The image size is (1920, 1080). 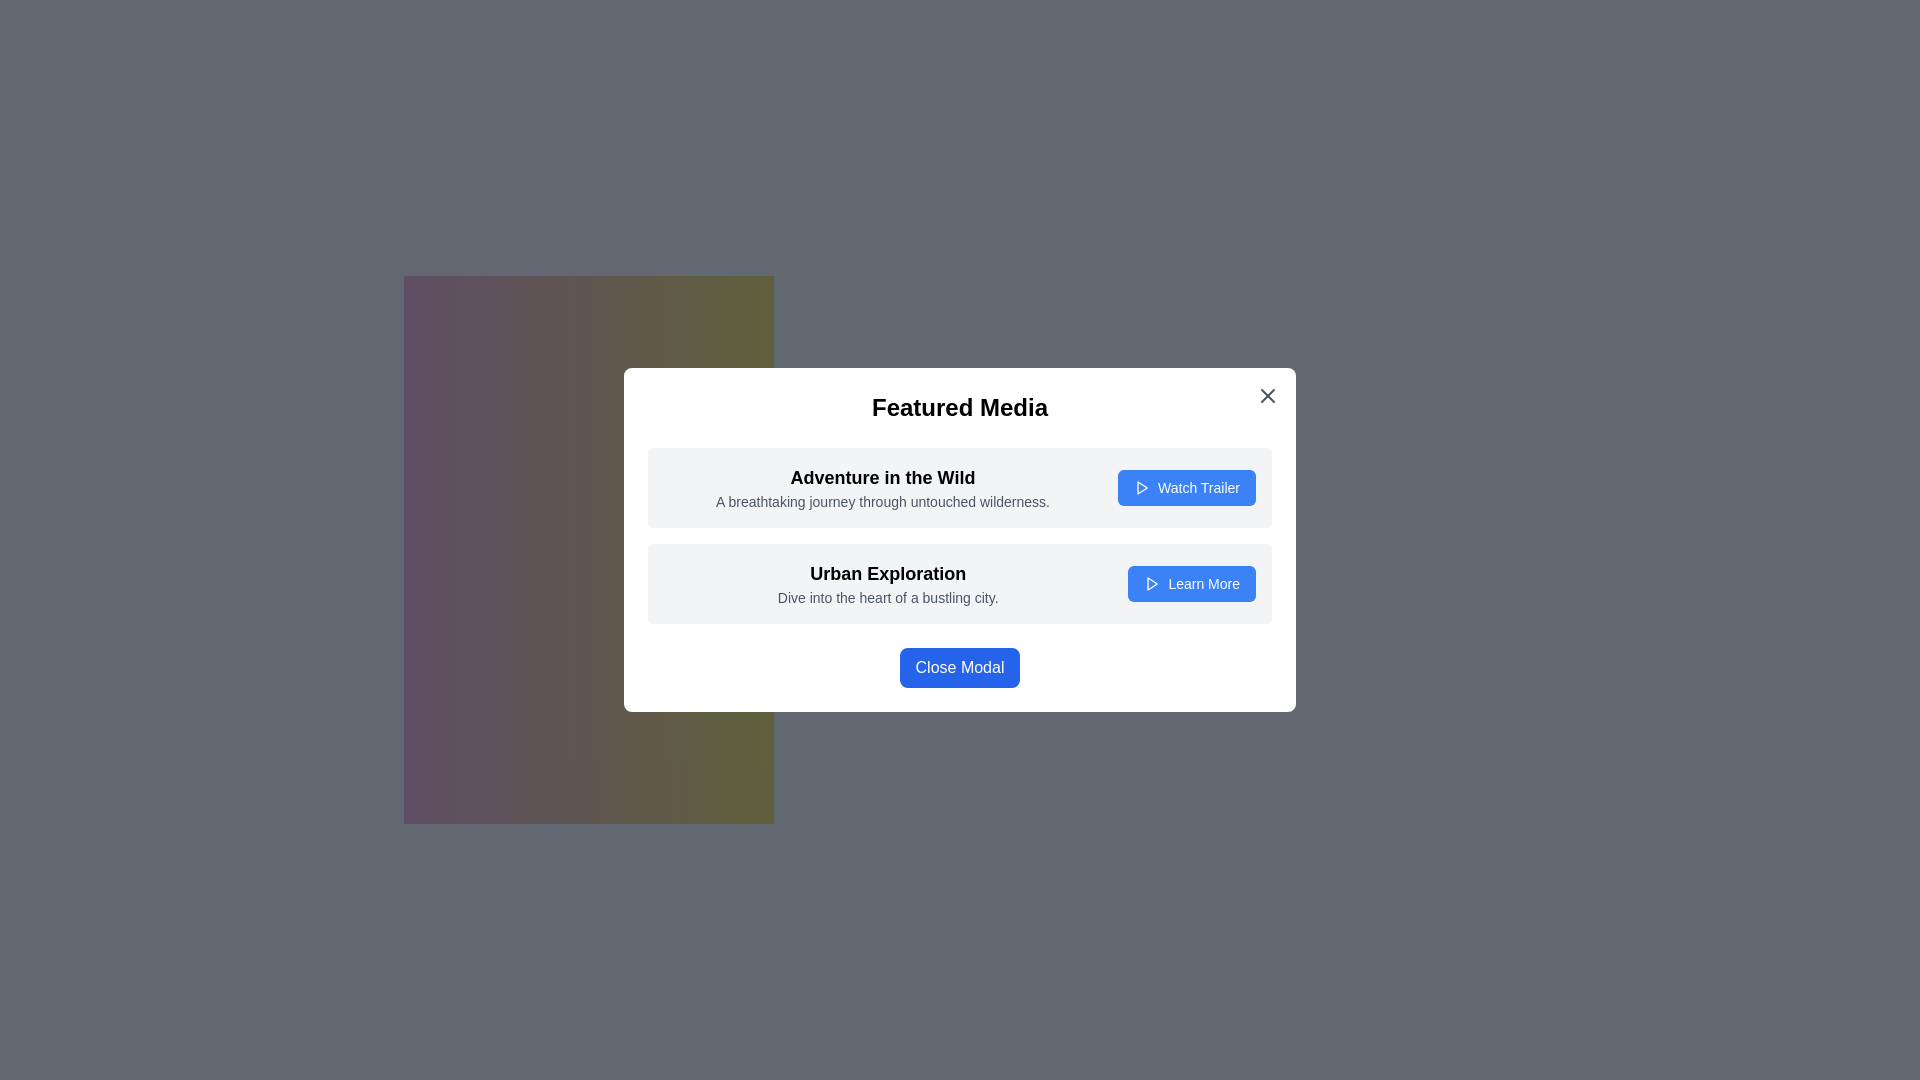 I want to click on the rectangular button with a blue background and white text that reads 'Close Modal', located at the bottom center of the modal titled 'Featured Media', so click(x=960, y=667).